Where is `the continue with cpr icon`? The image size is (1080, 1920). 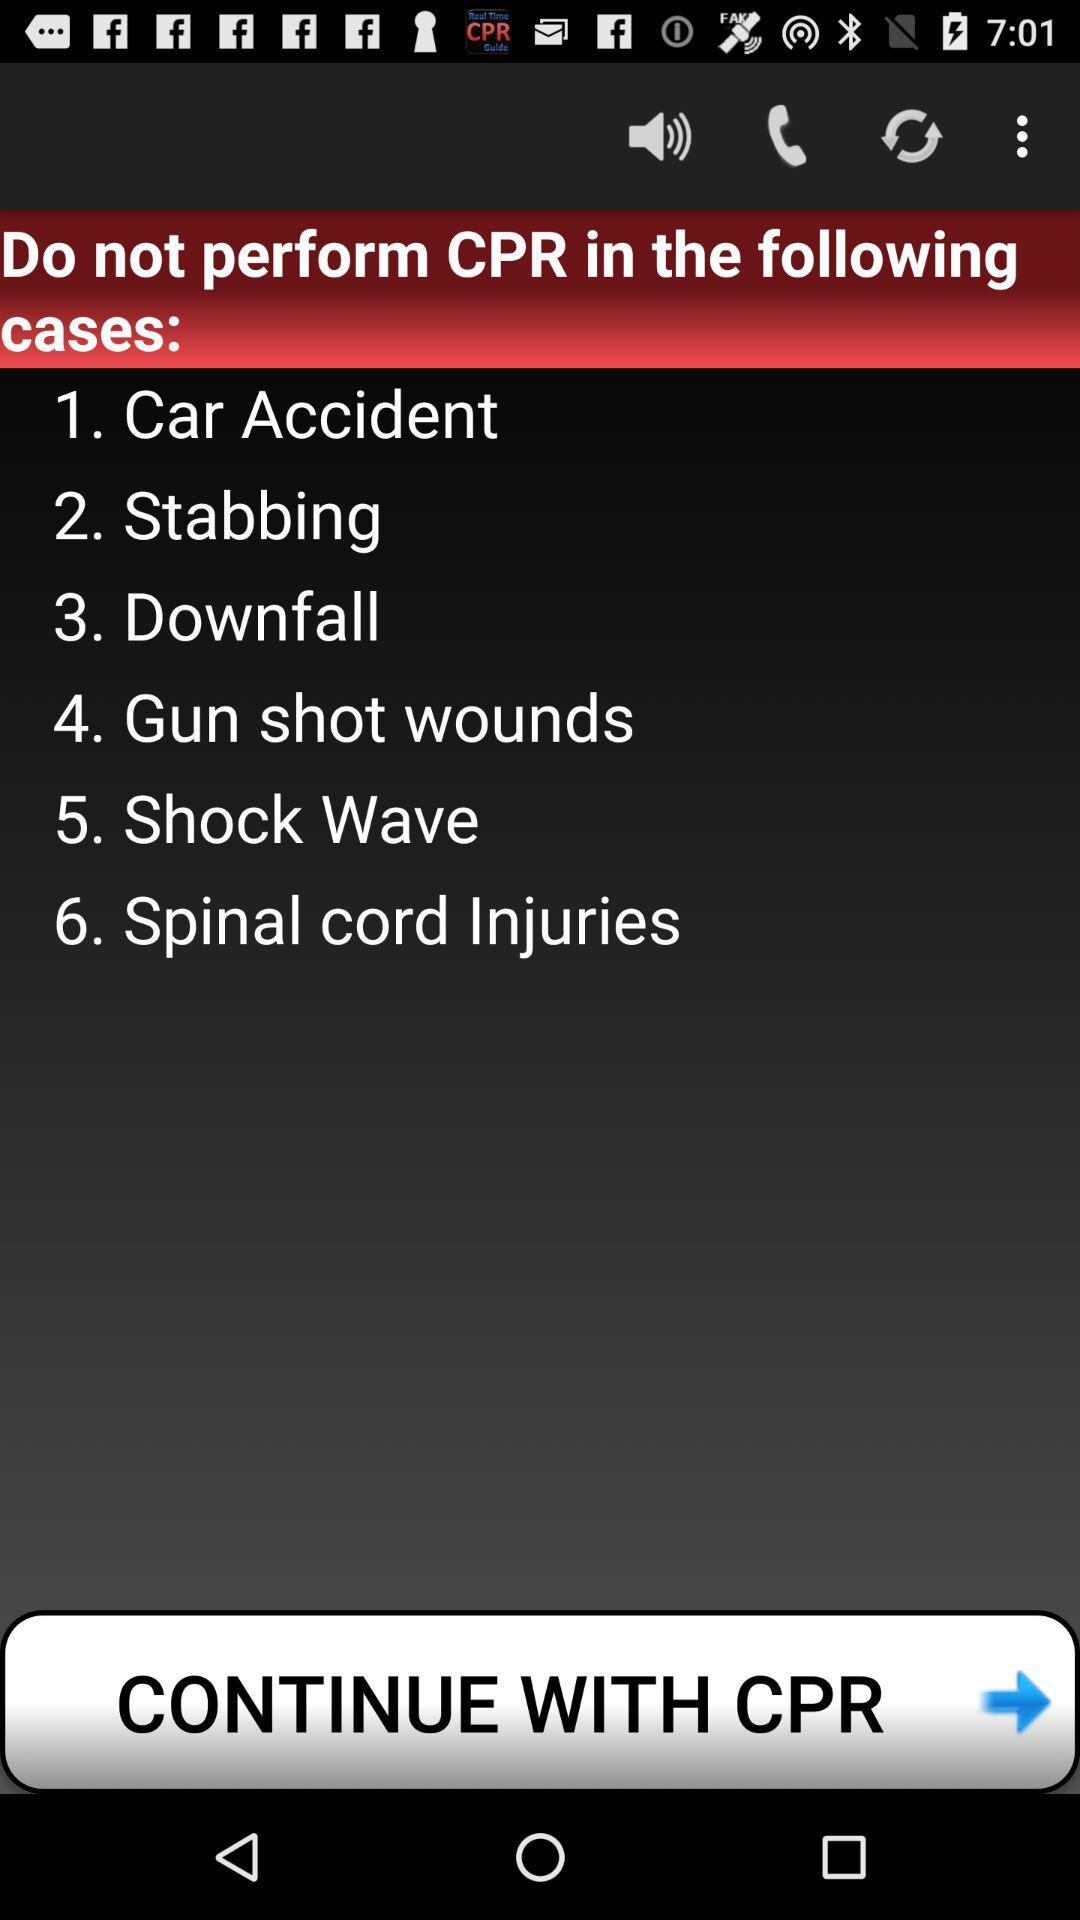 the continue with cpr icon is located at coordinates (540, 1701).